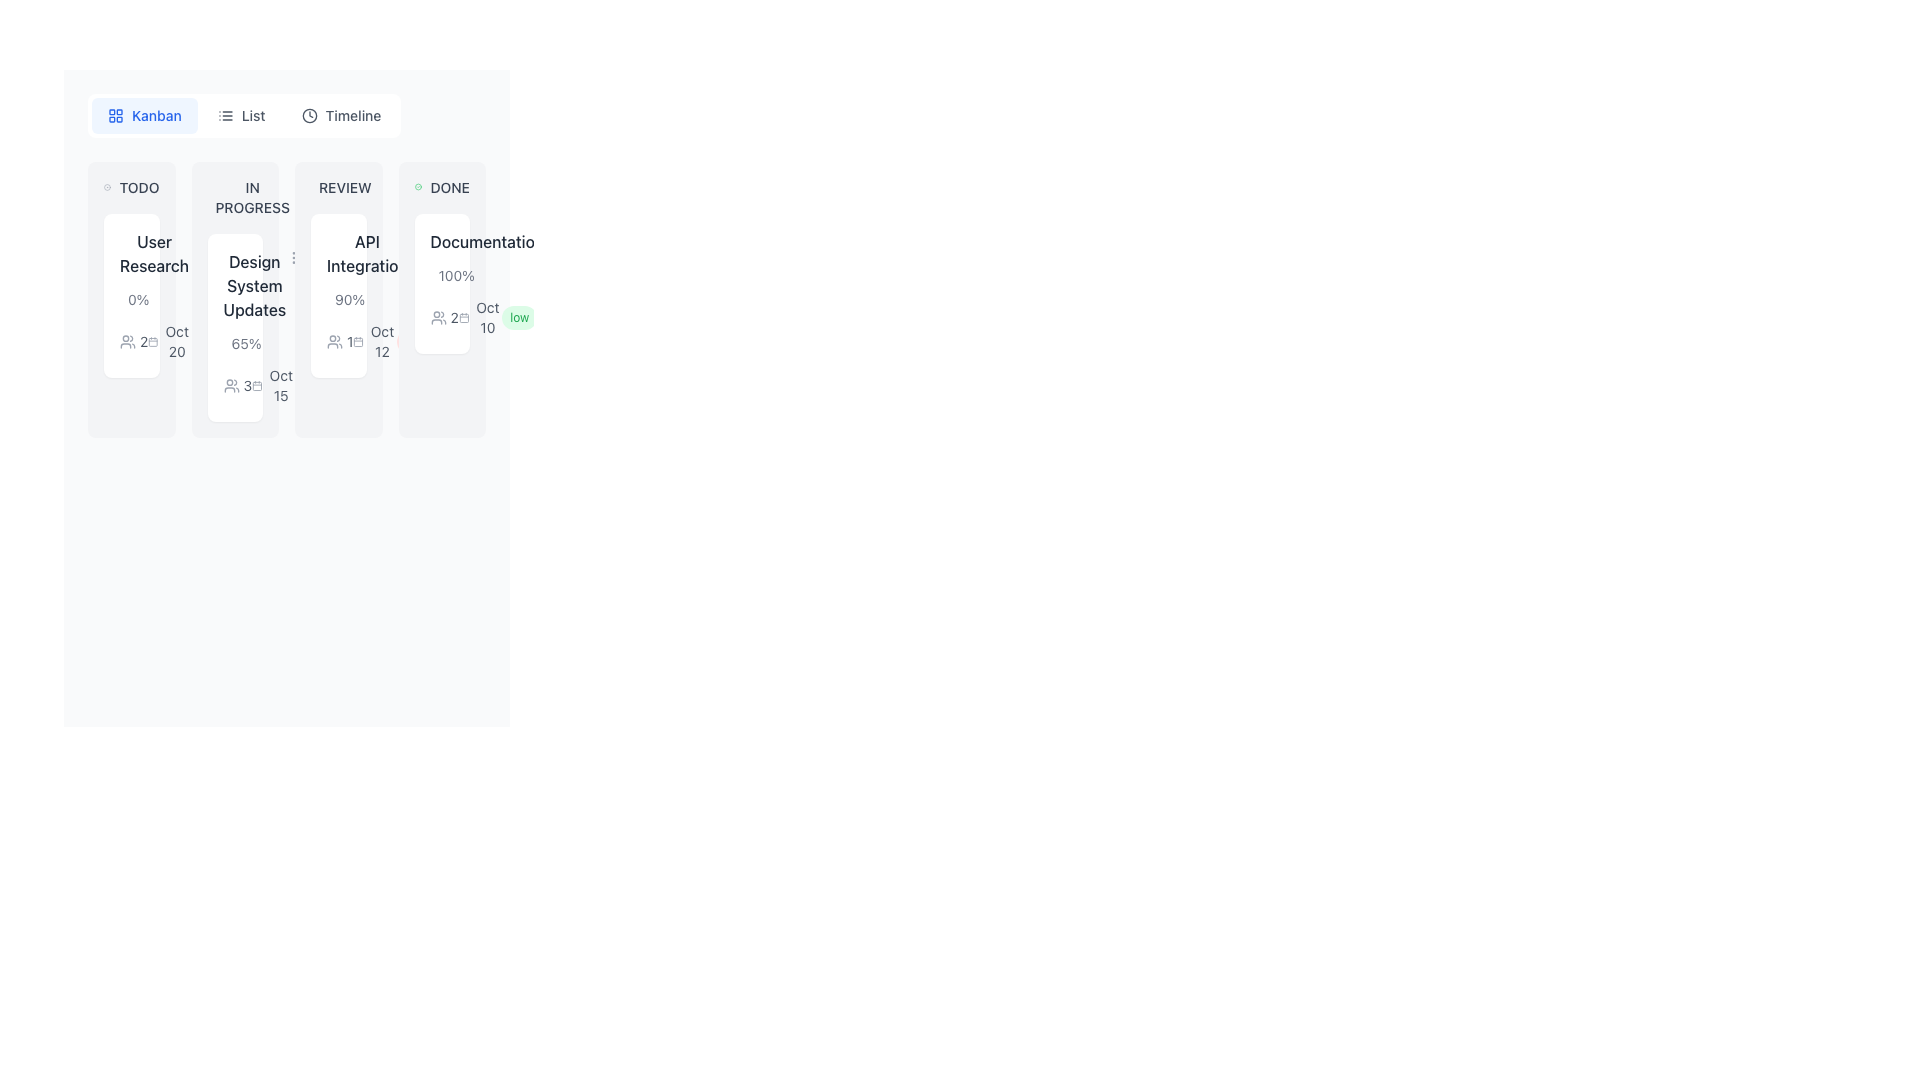 This screenshot has height=1080, width=1920. Describe the element at coordinates (441, 316) in the screenshot. I see `the small gray icon representing two stylized human figures located in the 'Done' section of the Kanban card titled 'Documentation'` at that location.